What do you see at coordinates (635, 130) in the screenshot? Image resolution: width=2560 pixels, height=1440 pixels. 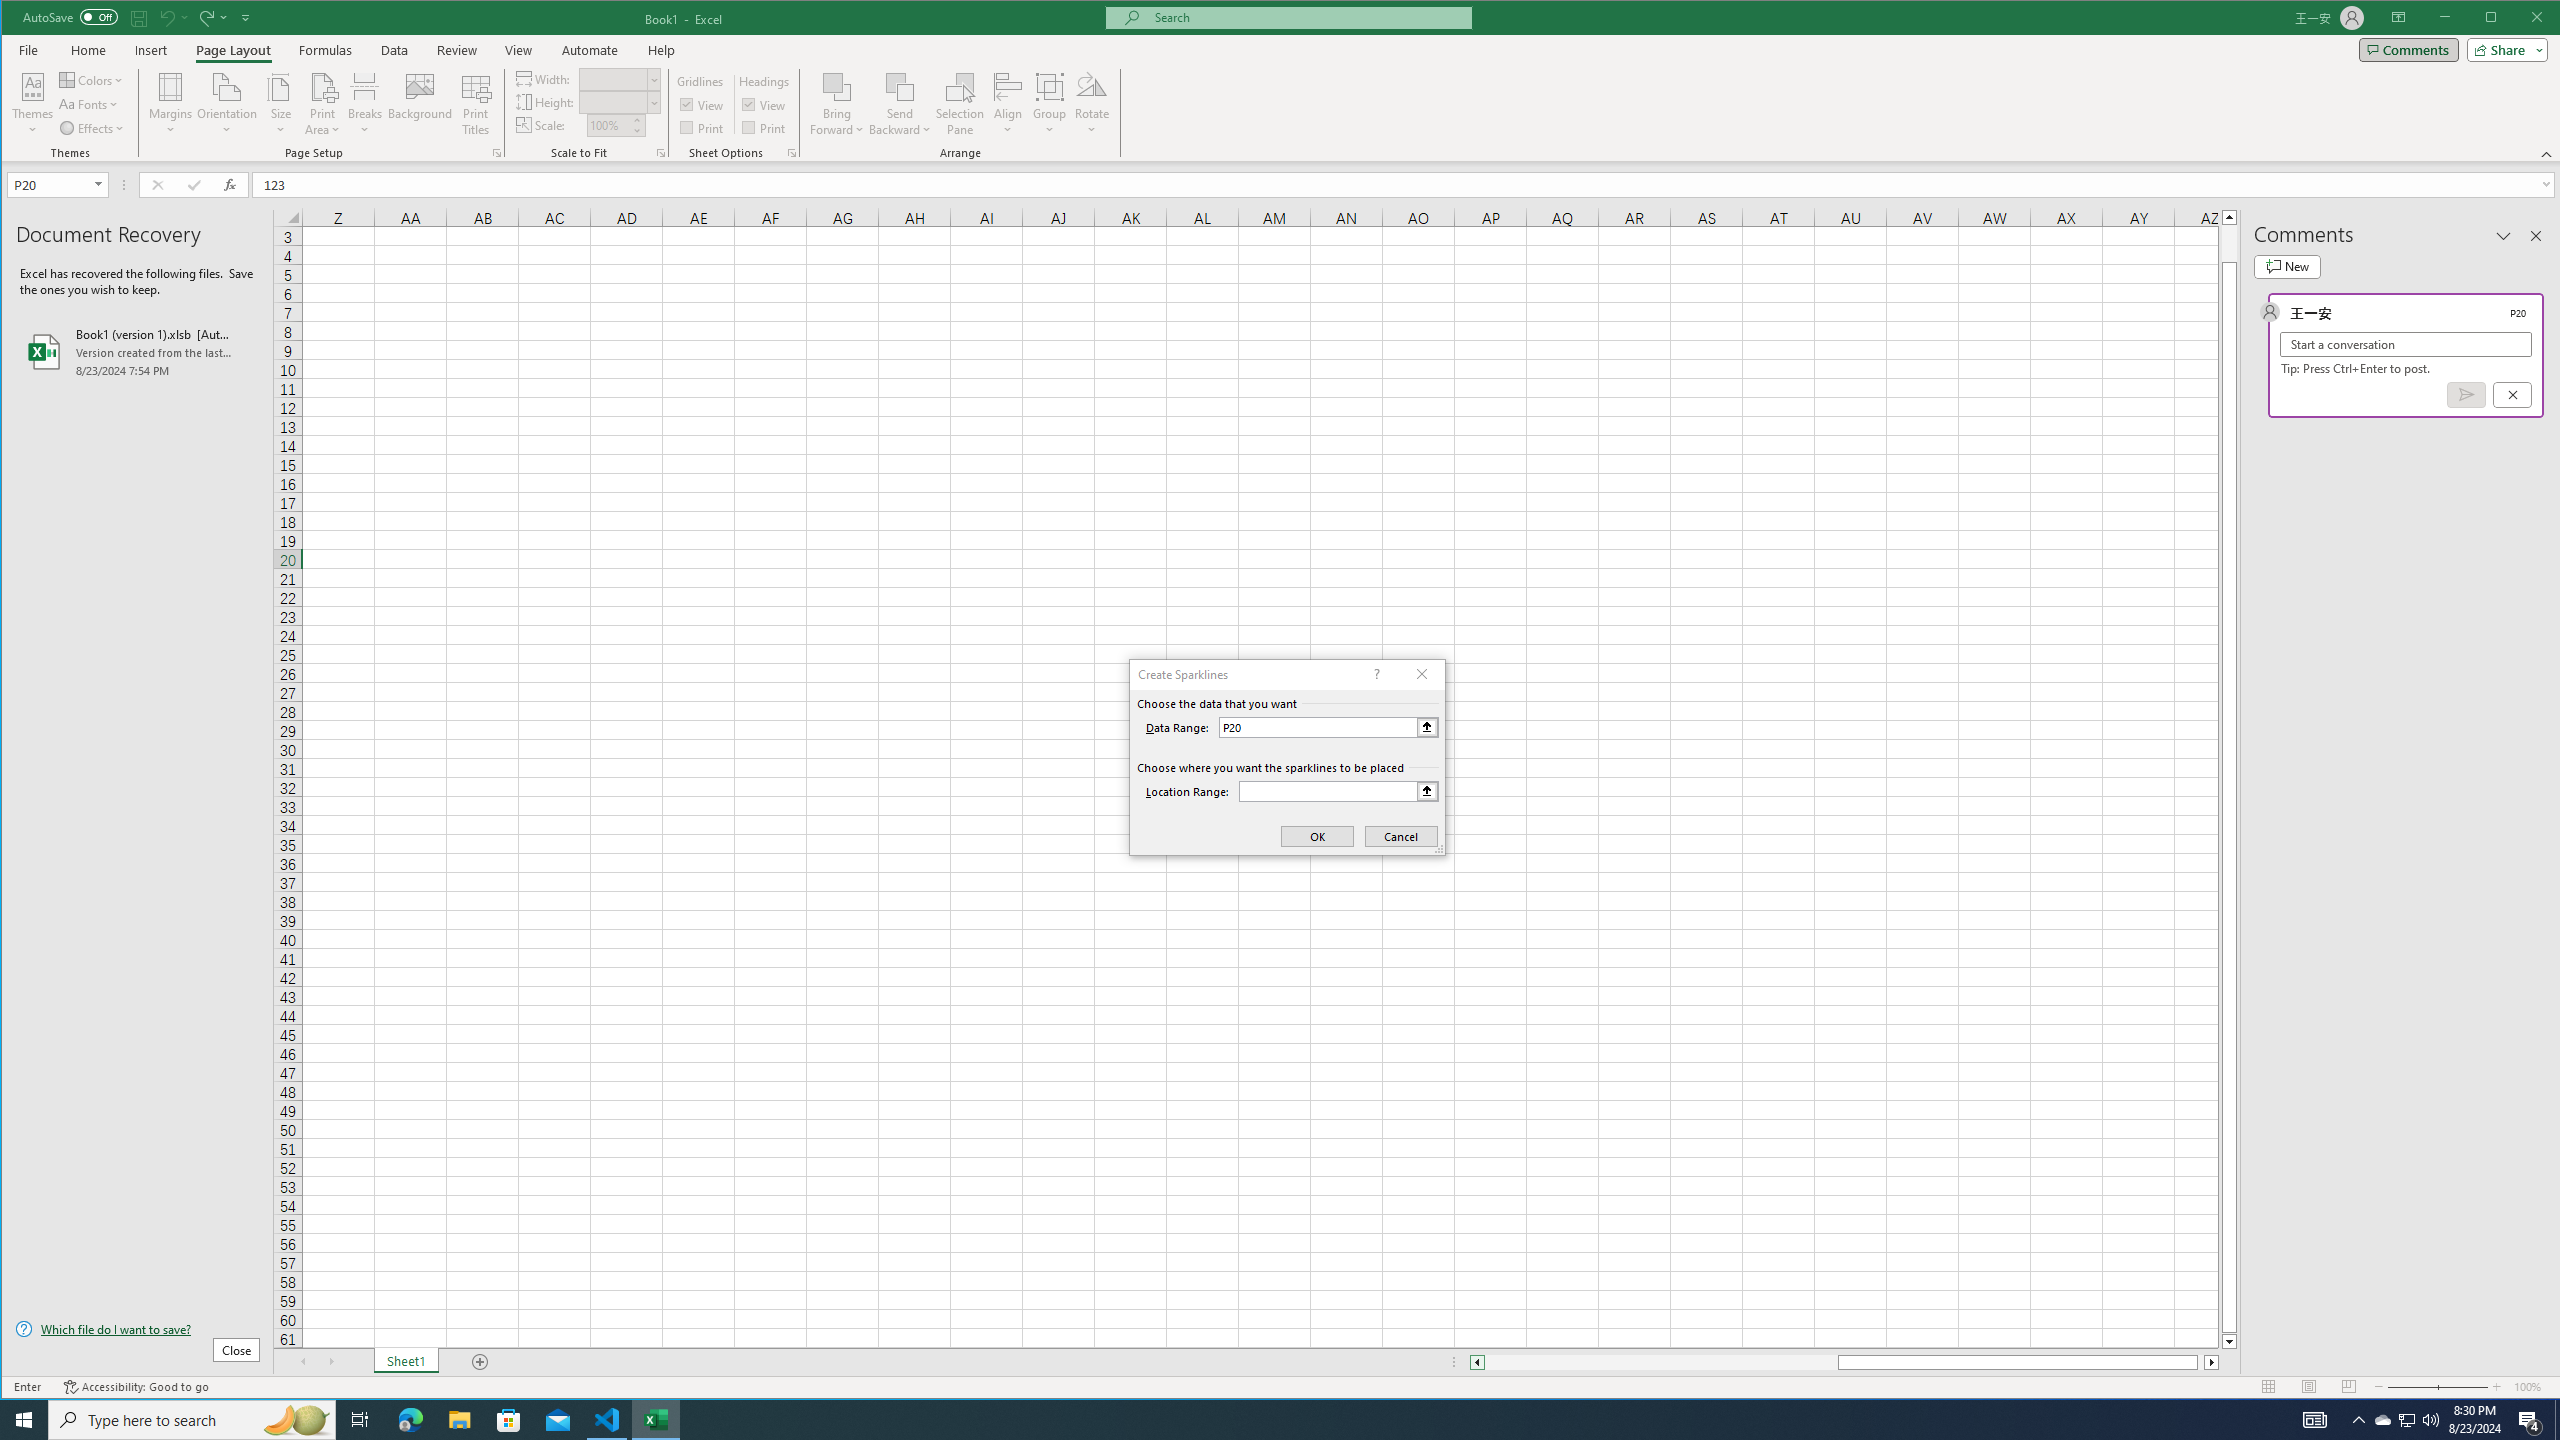 I see `'Less'` at bounding box center [635, 130].